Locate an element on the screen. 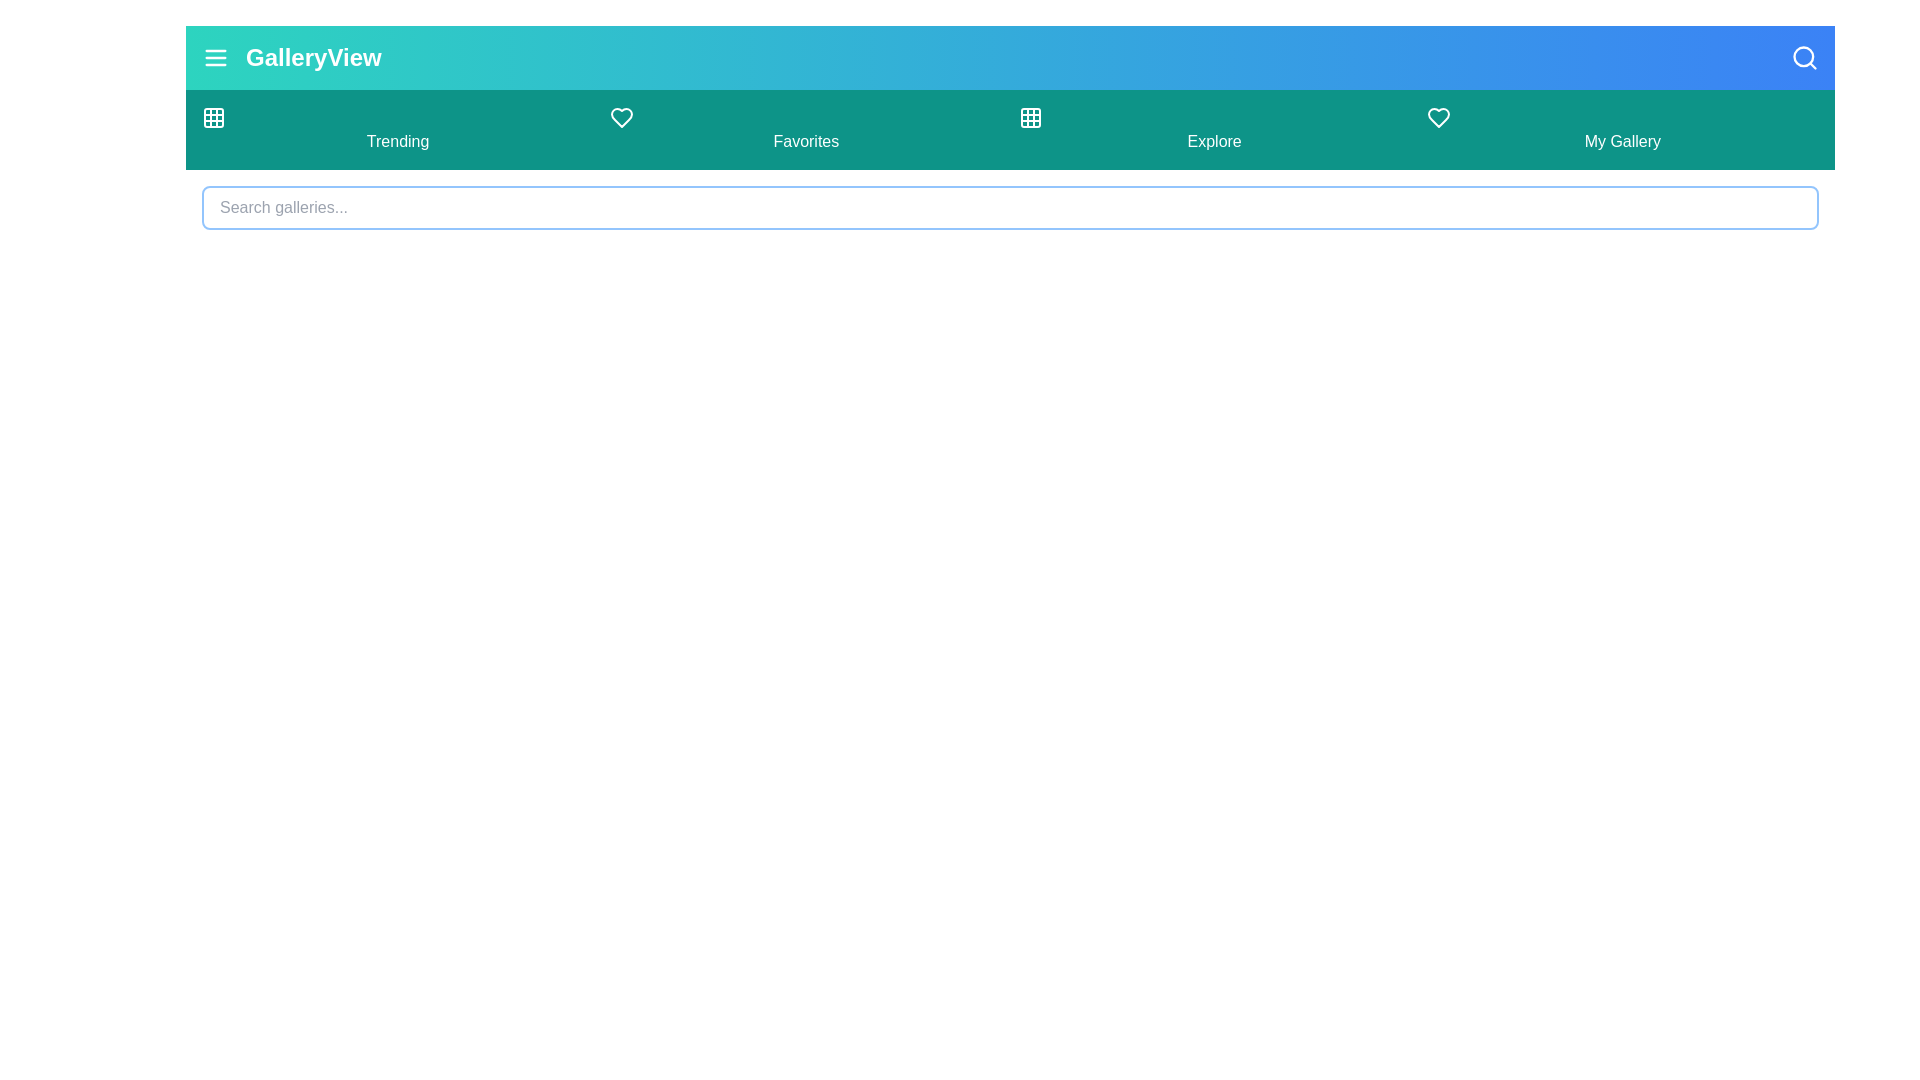 This screenshot has height=1080, width=1920. the menu item labeled My Gallery in the navigation drawer is located at coordinates (1622, 130).